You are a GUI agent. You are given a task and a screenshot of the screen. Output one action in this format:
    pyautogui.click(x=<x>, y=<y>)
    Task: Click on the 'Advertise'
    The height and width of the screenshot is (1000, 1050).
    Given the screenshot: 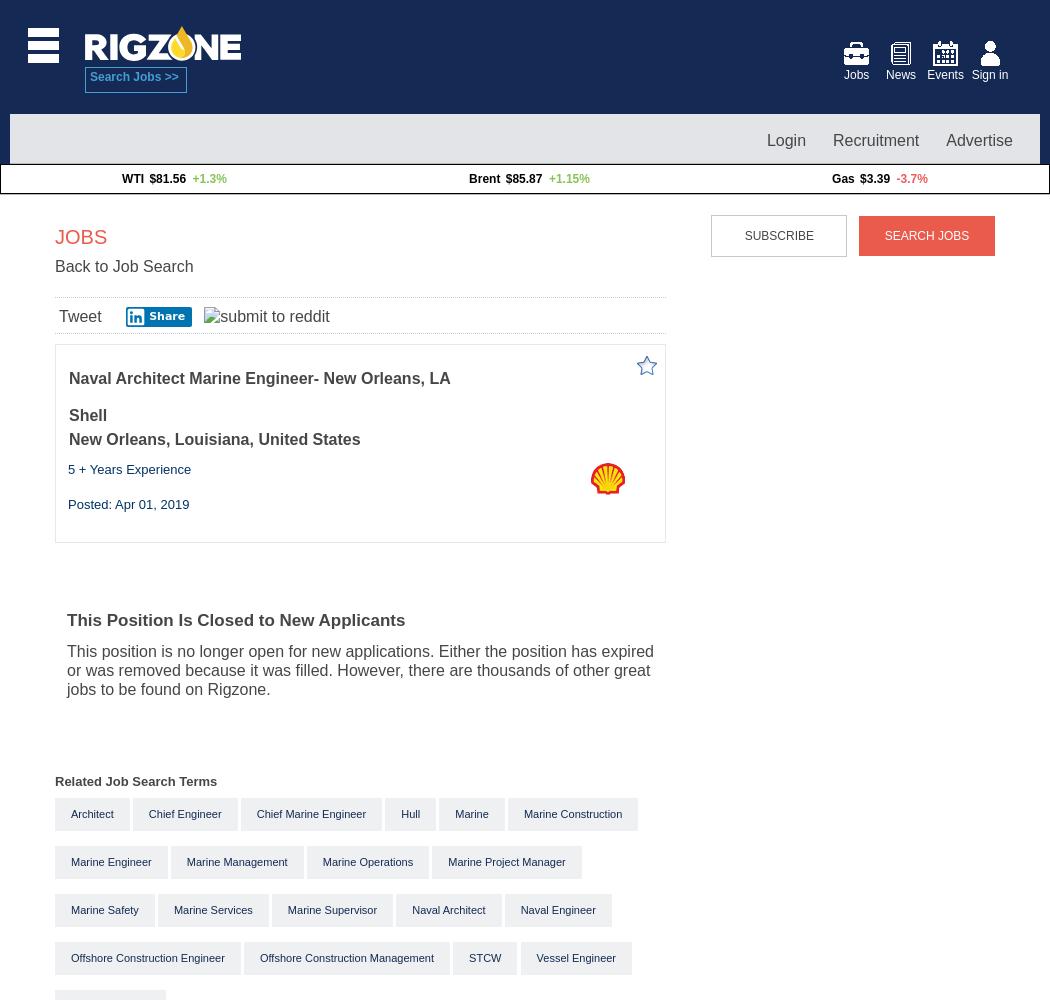 What is the action you would take?
    pyautogui.click(x=979, y=139)
    